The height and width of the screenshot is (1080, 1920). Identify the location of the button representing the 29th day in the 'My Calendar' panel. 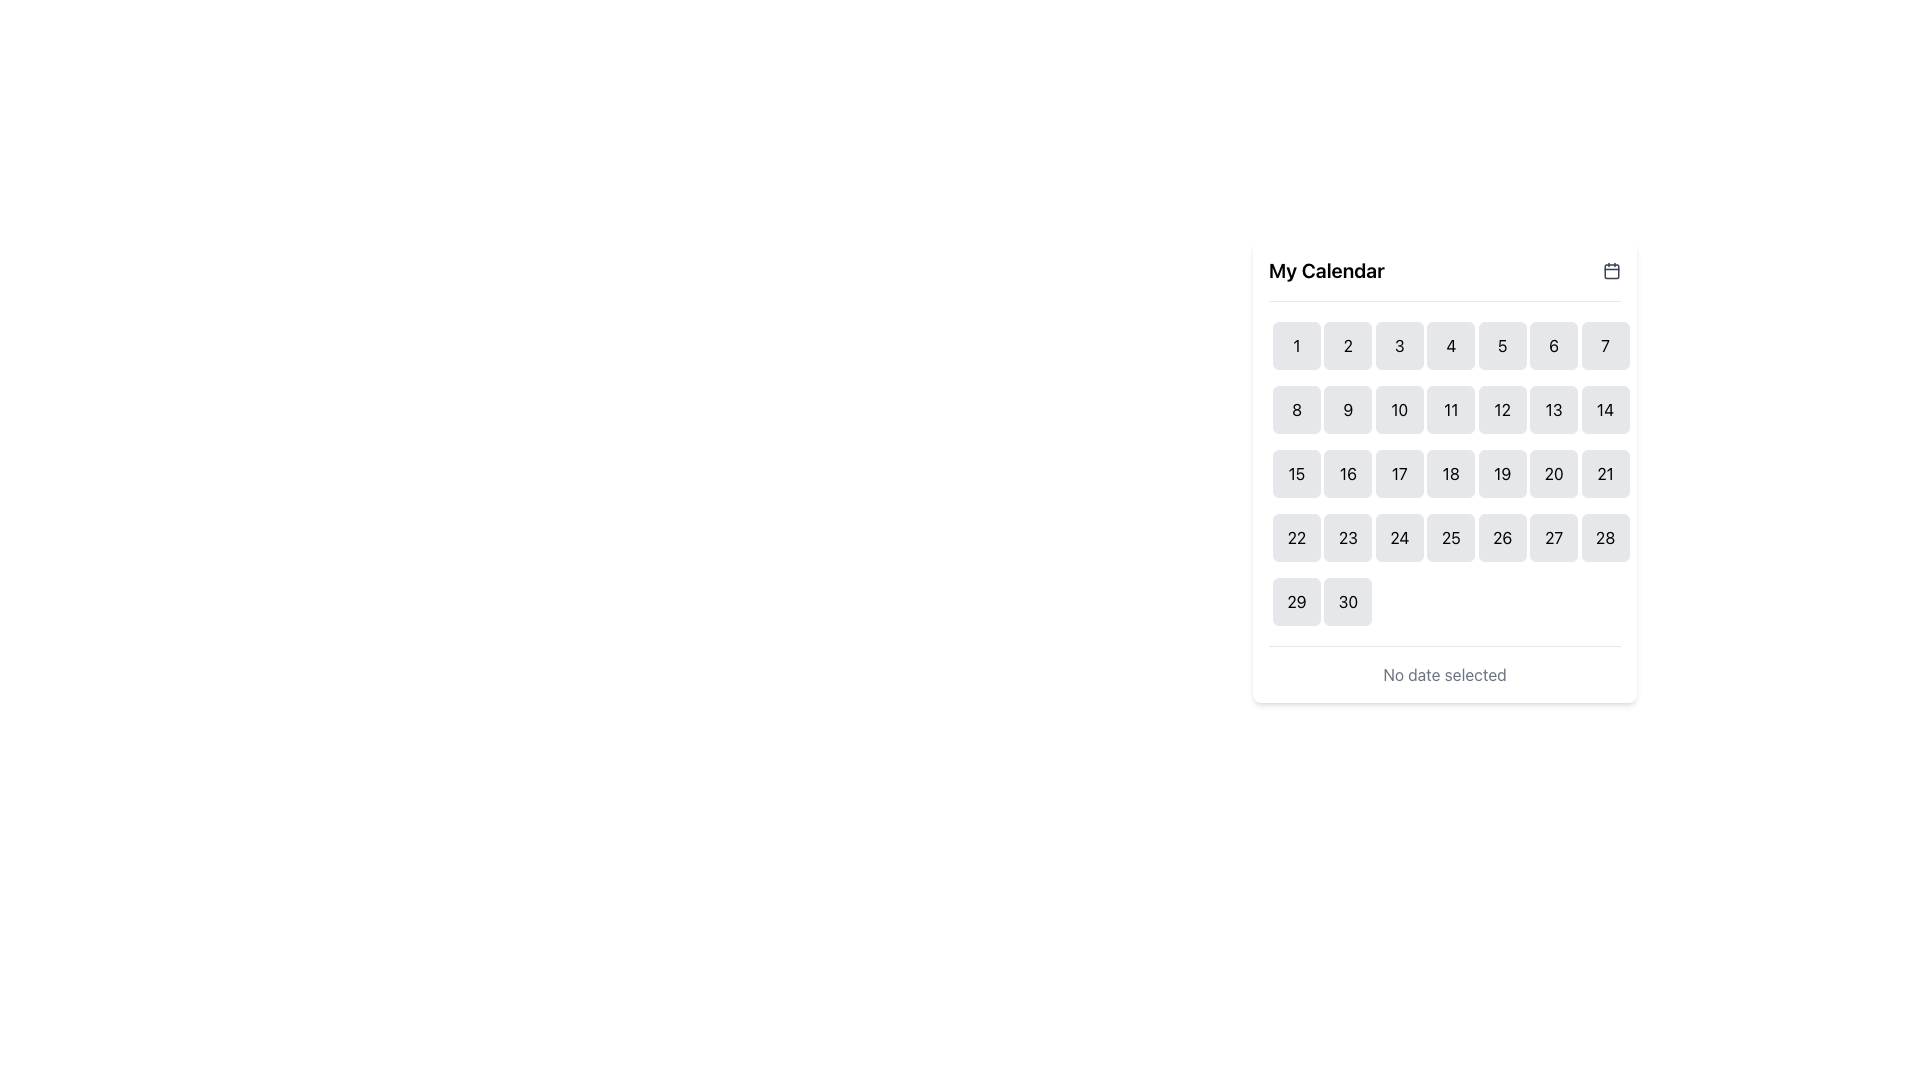
(1296, 600).